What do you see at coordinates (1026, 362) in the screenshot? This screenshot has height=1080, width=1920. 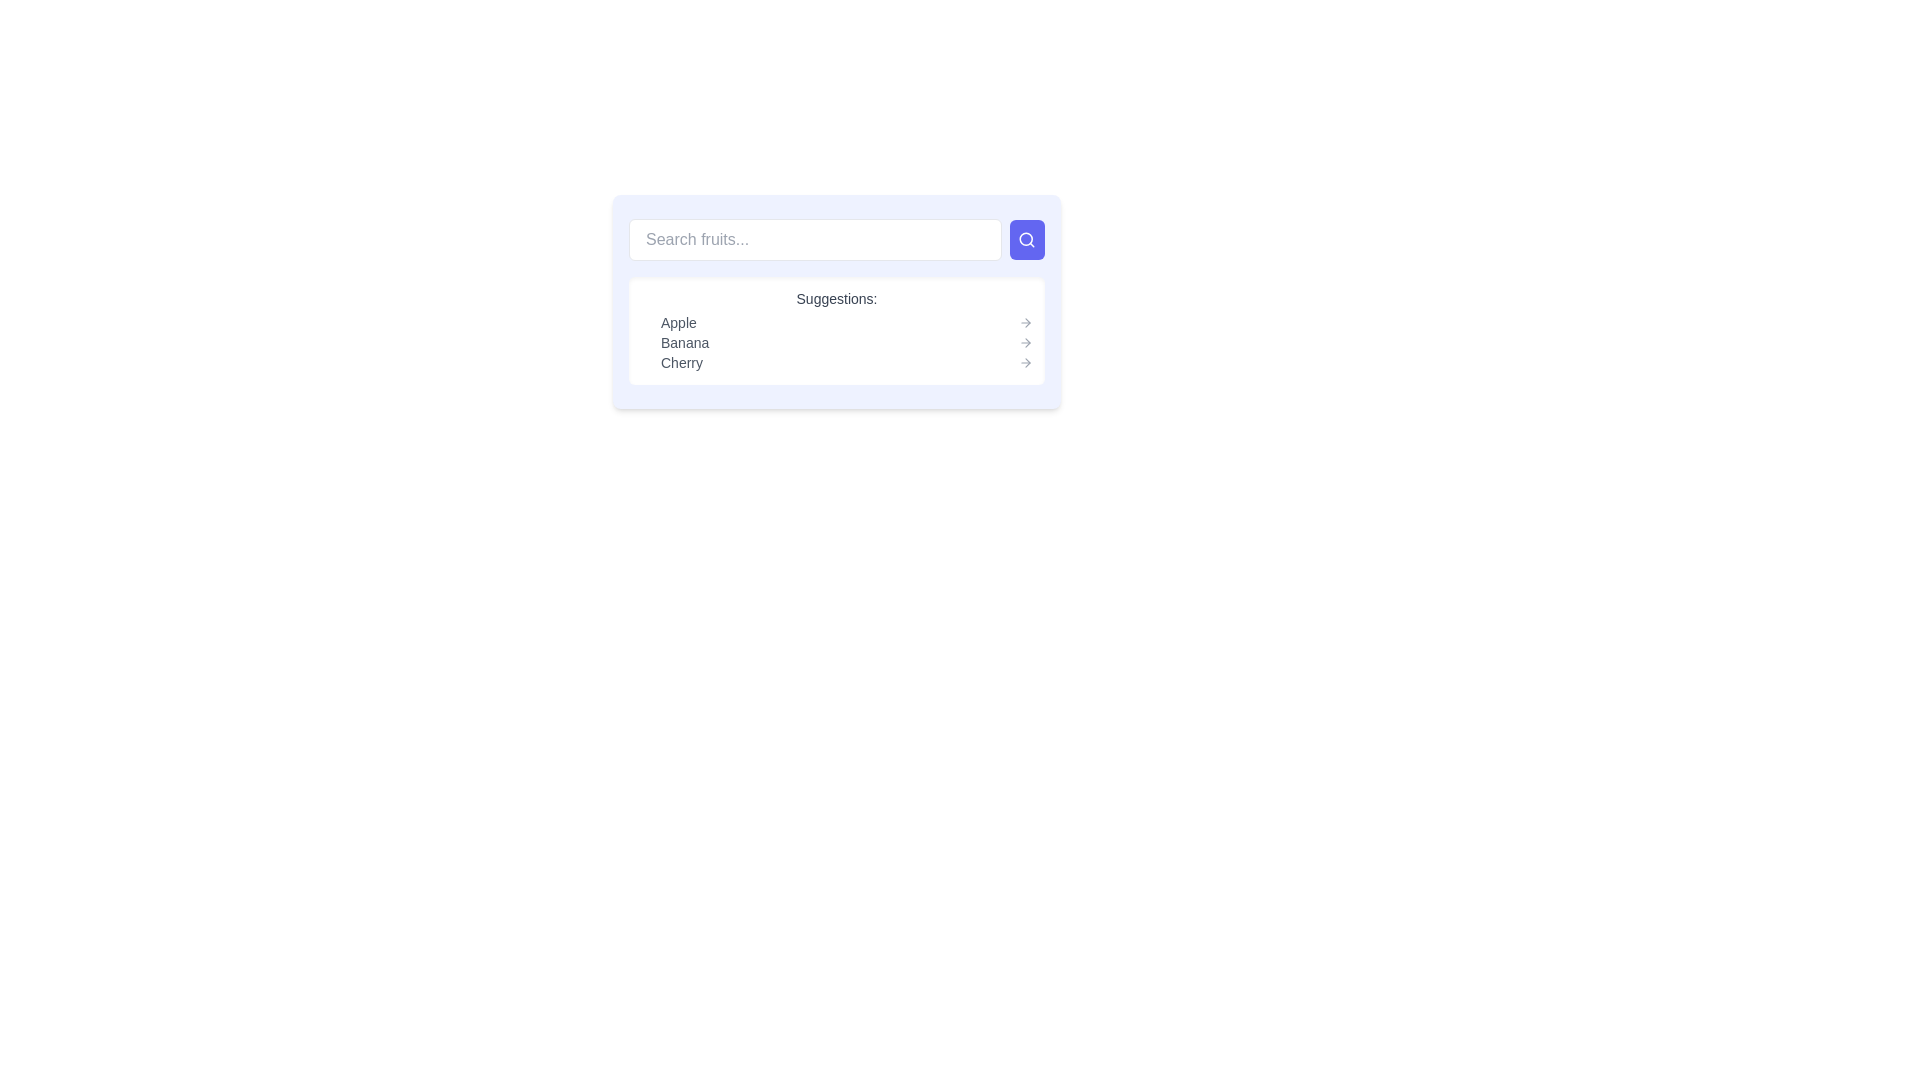 I see `the action trigger icon located on the far right of the 'Cherry' entry to initiate its corresponding action` at bounding box center [1026, 362].